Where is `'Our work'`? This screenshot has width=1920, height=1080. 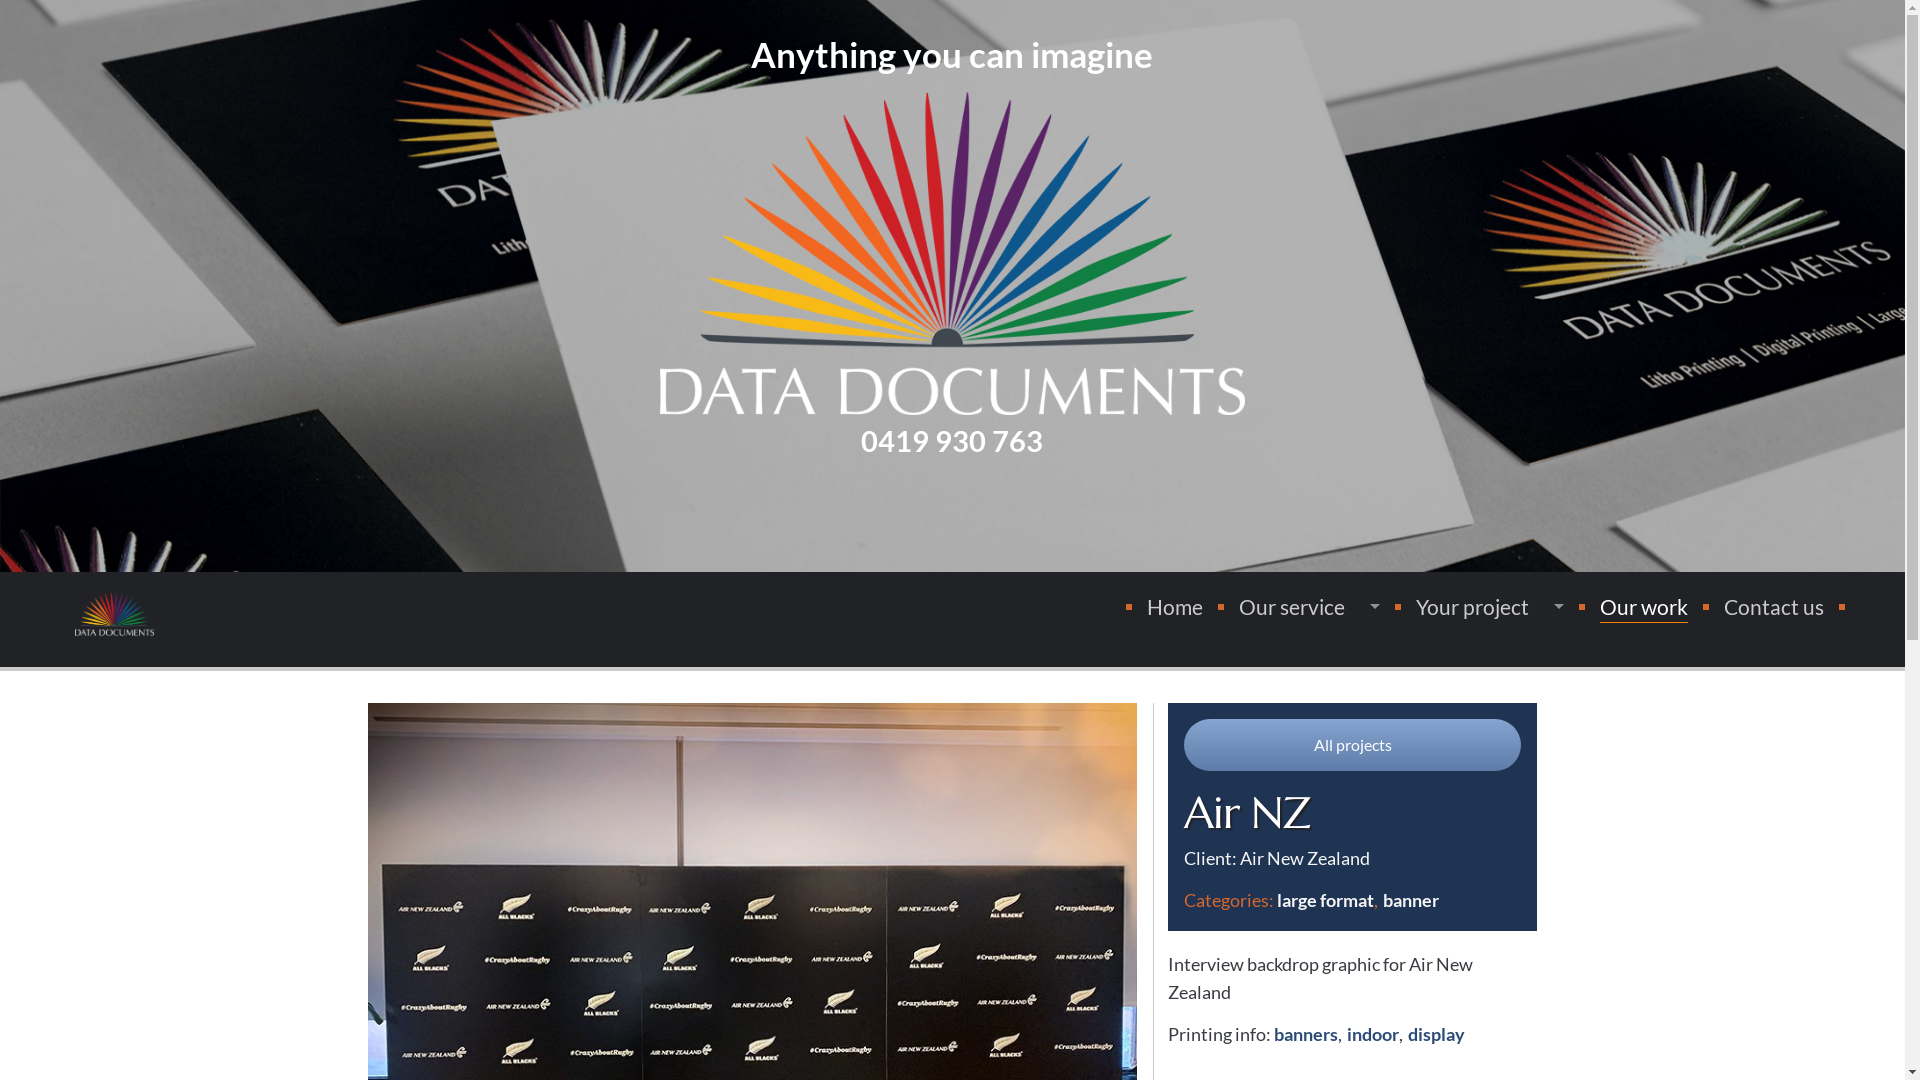
'Our work' is located at coordinates (1643, 606).